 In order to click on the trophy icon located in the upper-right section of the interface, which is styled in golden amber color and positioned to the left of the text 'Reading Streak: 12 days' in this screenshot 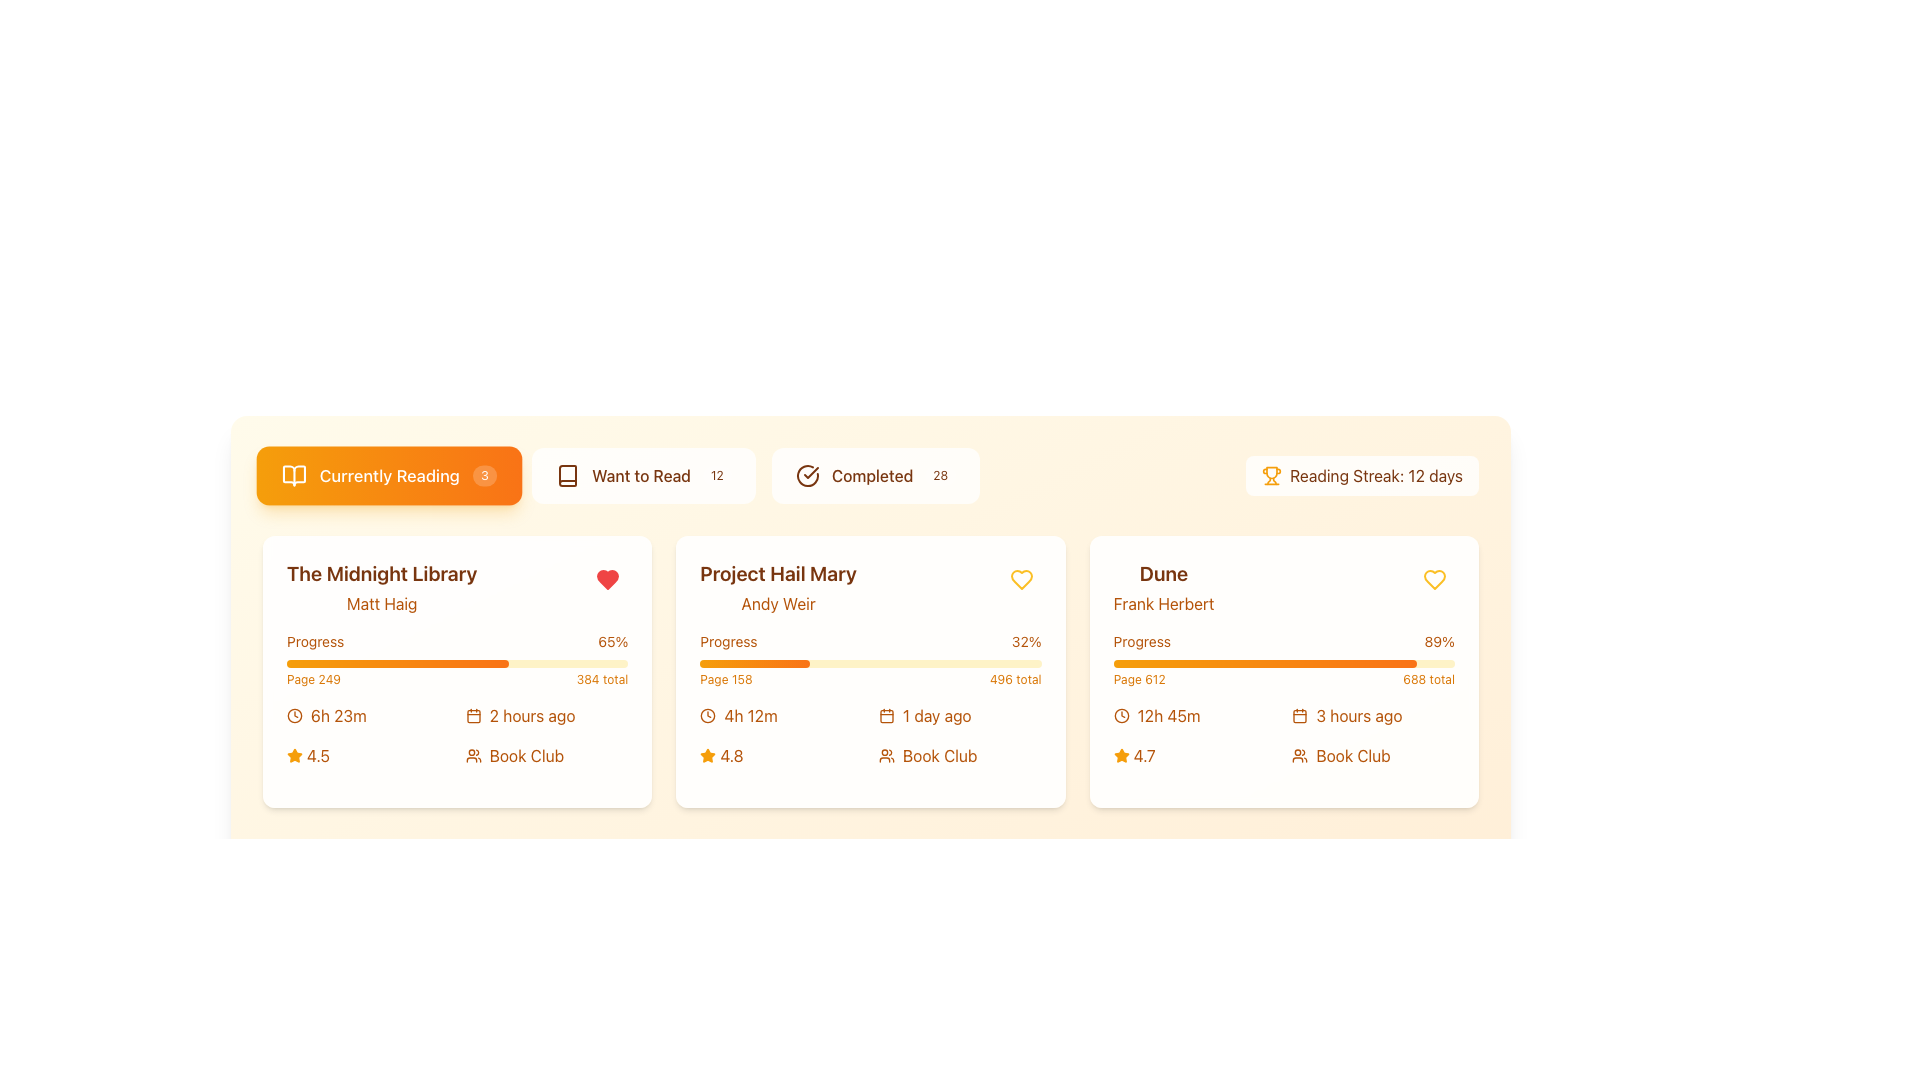, I will do `click(1271, 475)`.